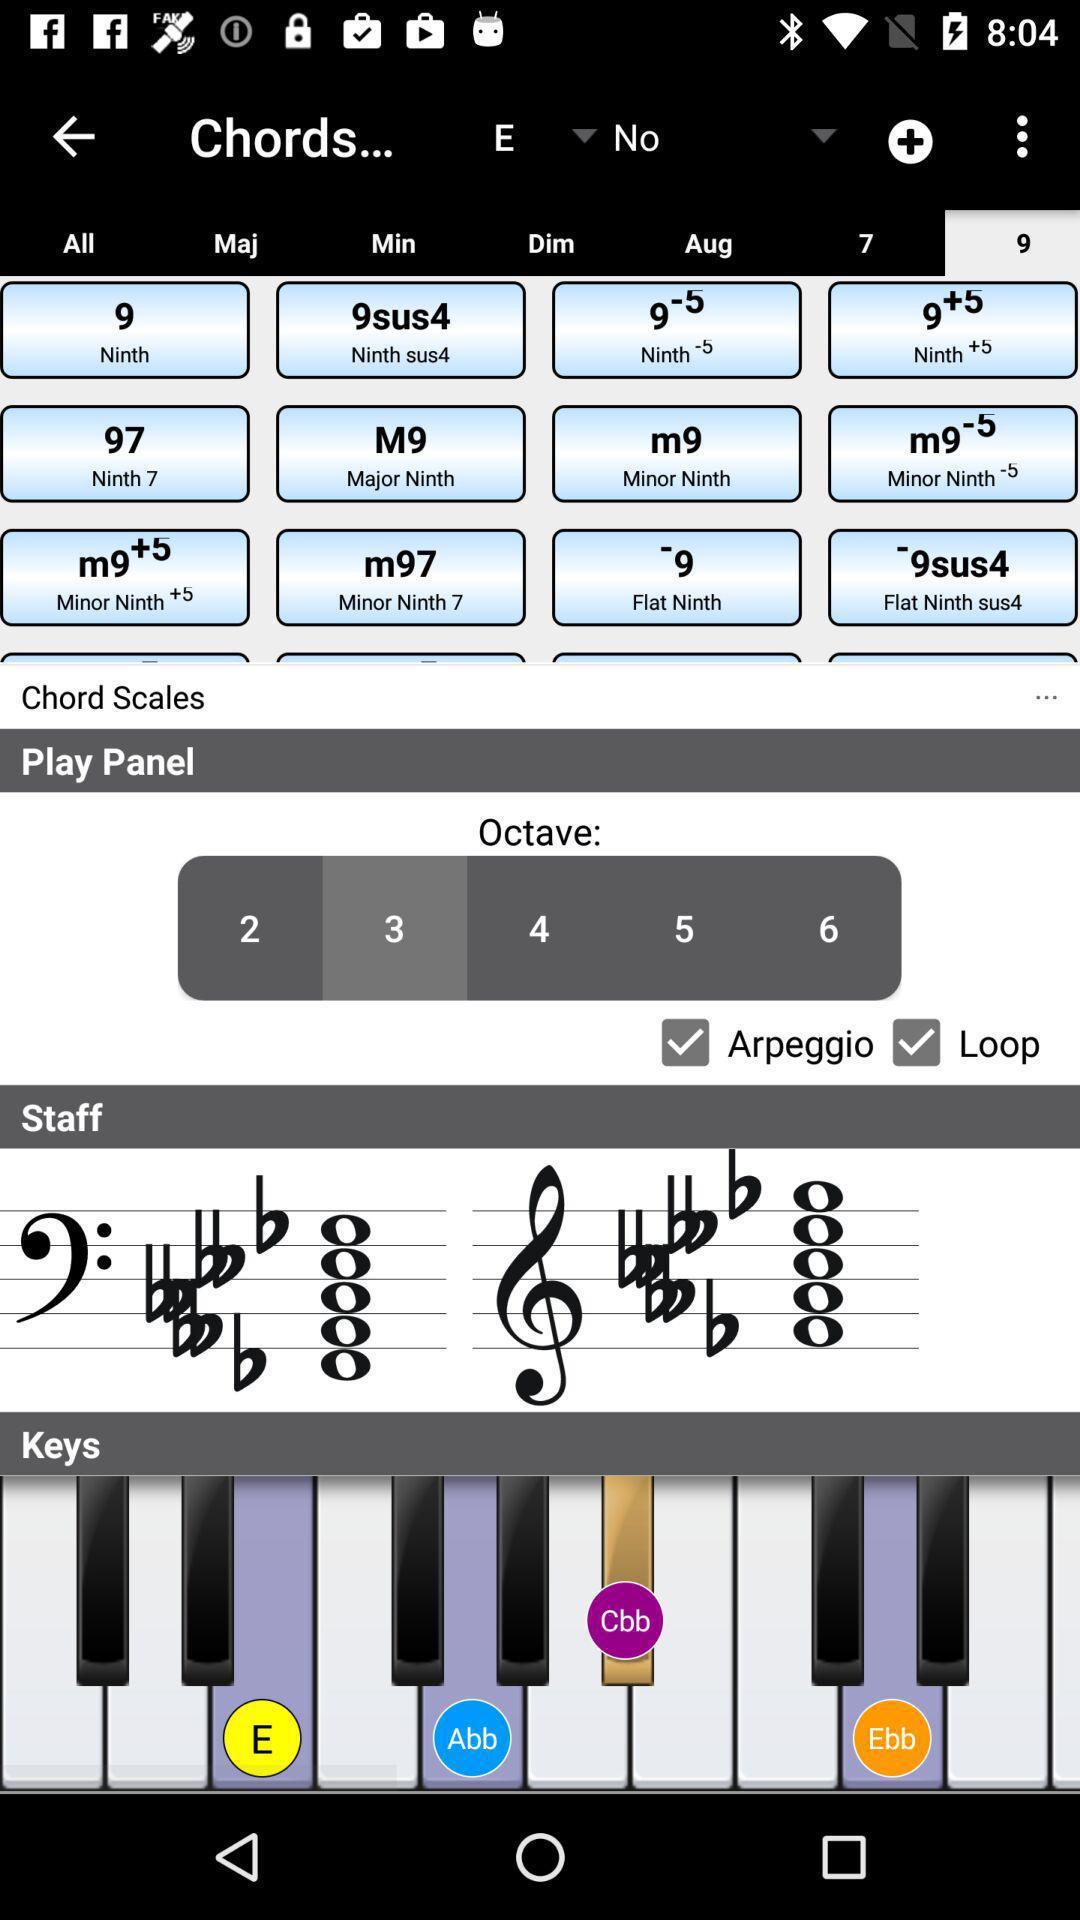 The height and width of the screenshot is (1920, 1080). I want to click on play music note, so click(156, 1633).